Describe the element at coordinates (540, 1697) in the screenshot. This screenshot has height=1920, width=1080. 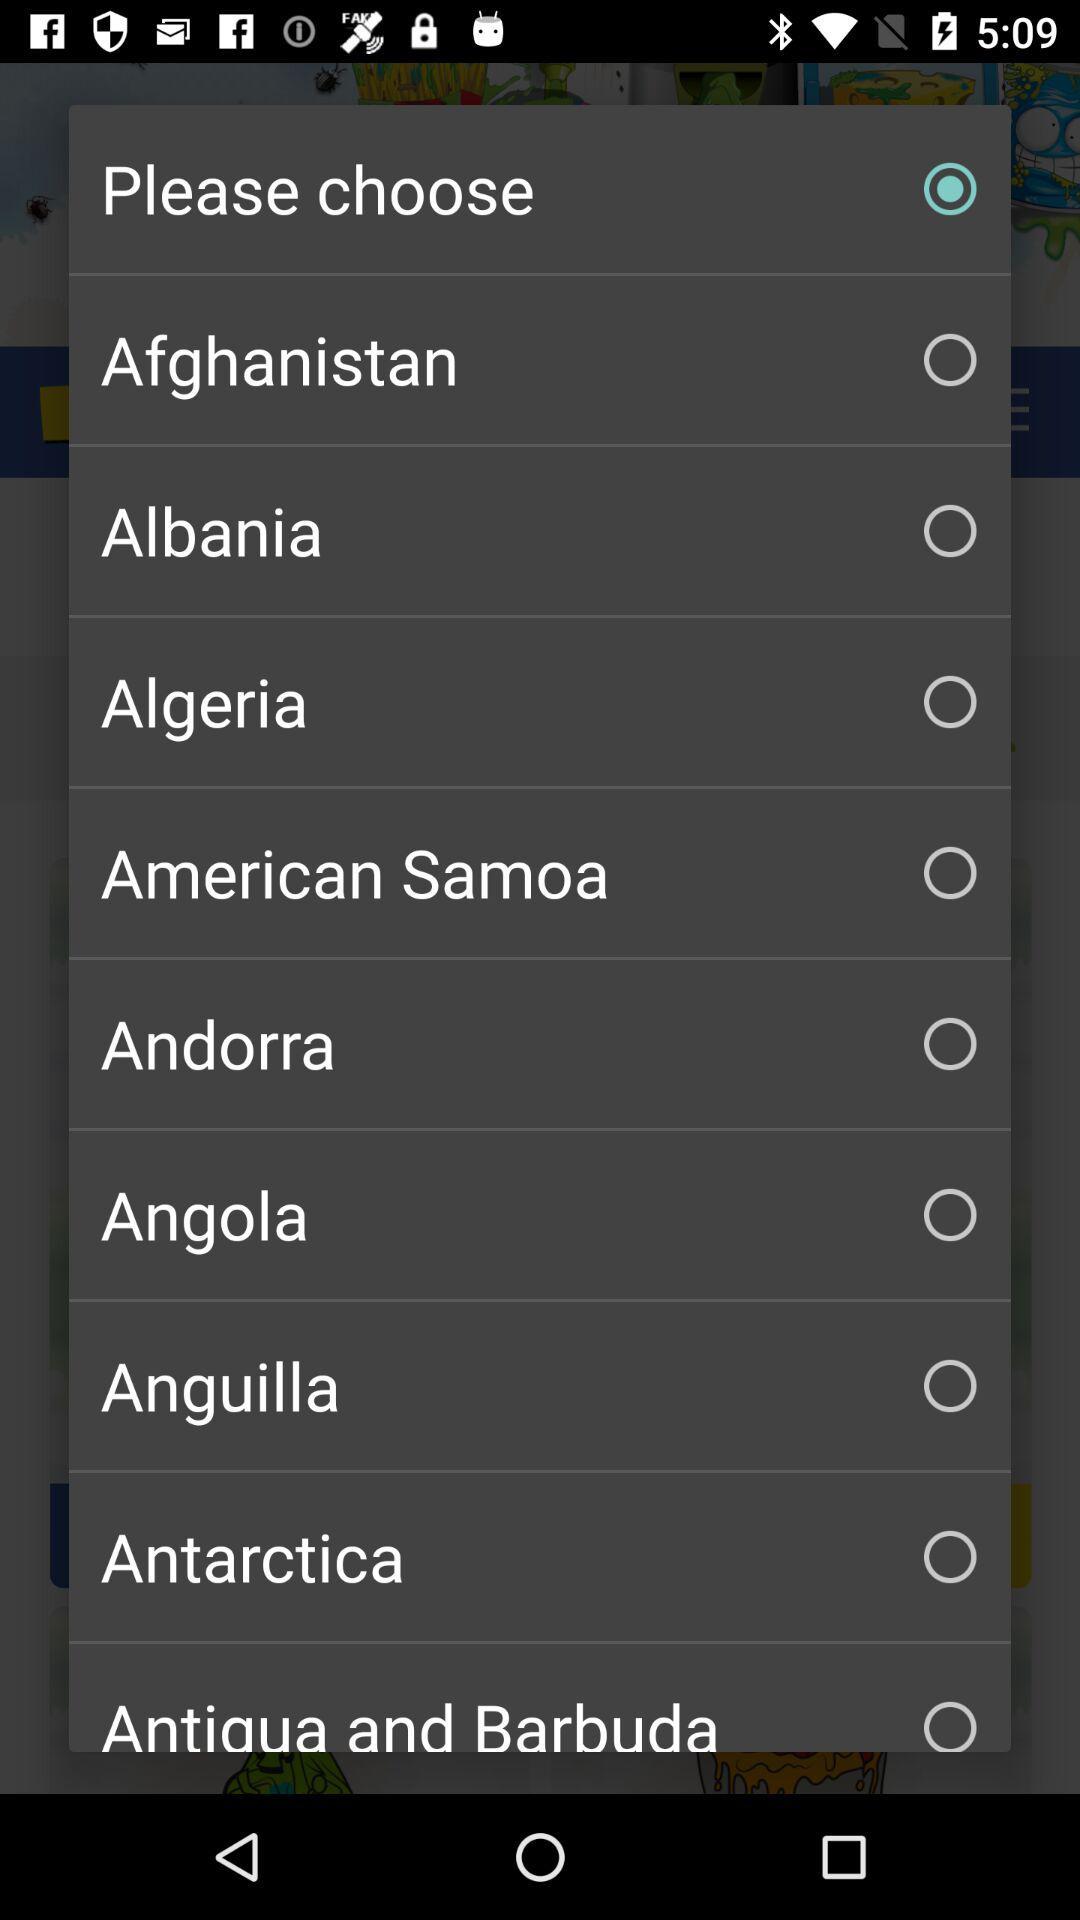
I see `item below the antarctica checkbox` at that location.